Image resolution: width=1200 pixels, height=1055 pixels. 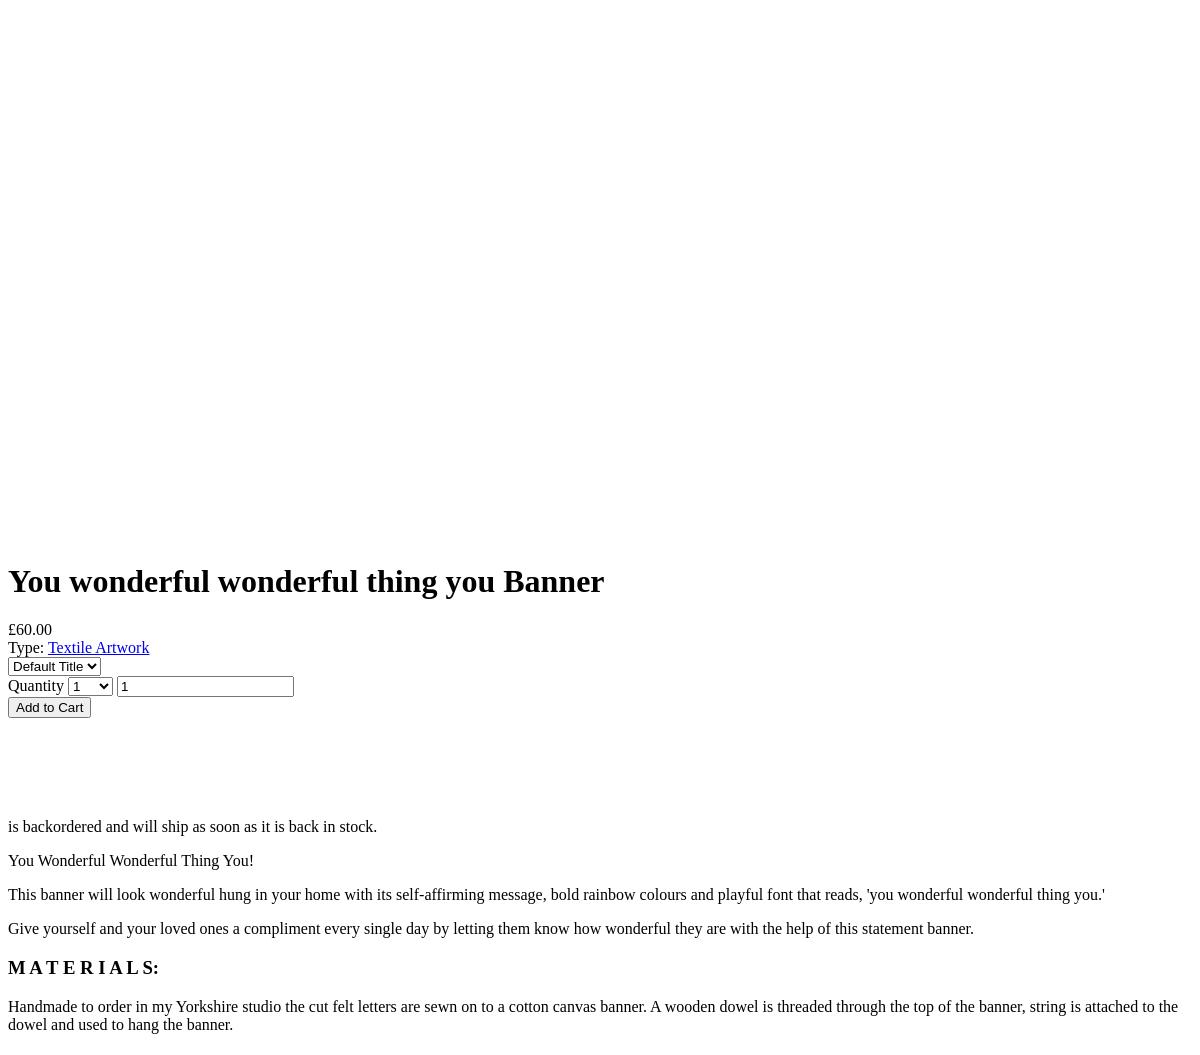 I want to click on 'is backordered and will ship as soon as it is back in stock.', so click(x=191, y=826).